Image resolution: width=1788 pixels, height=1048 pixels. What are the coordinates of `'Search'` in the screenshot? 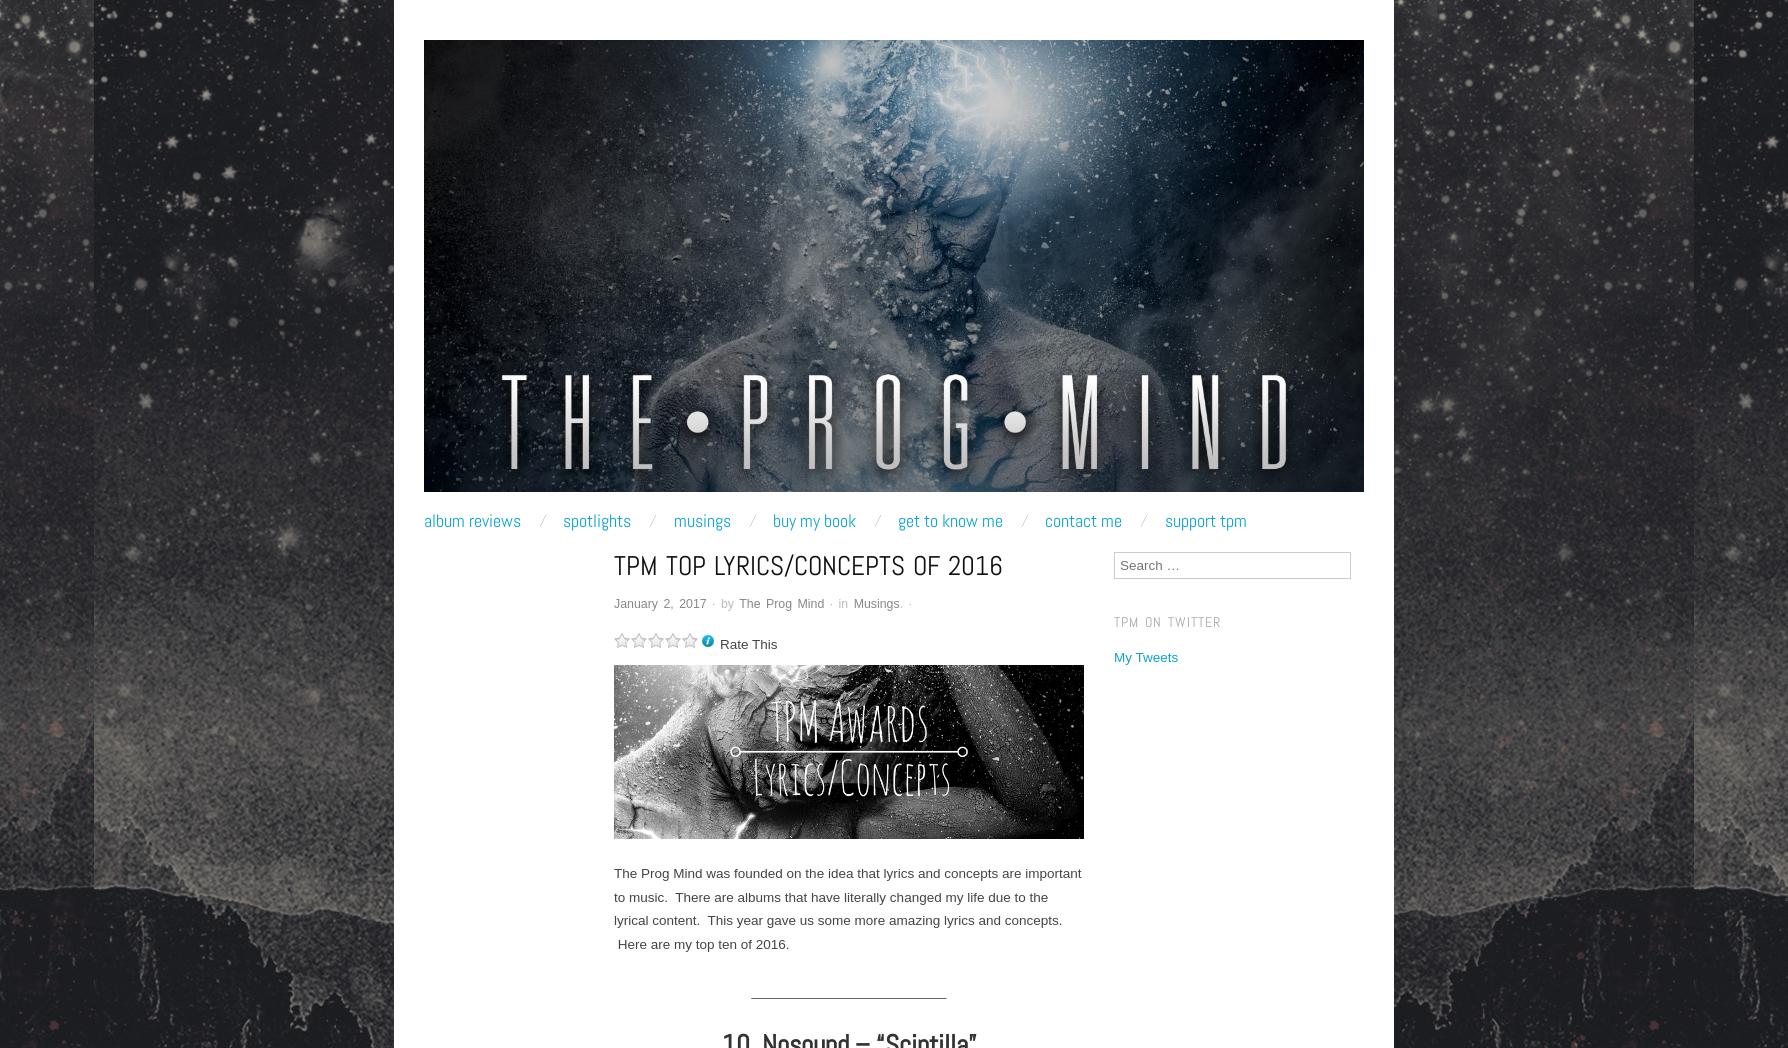 It's located at (1134, 559).